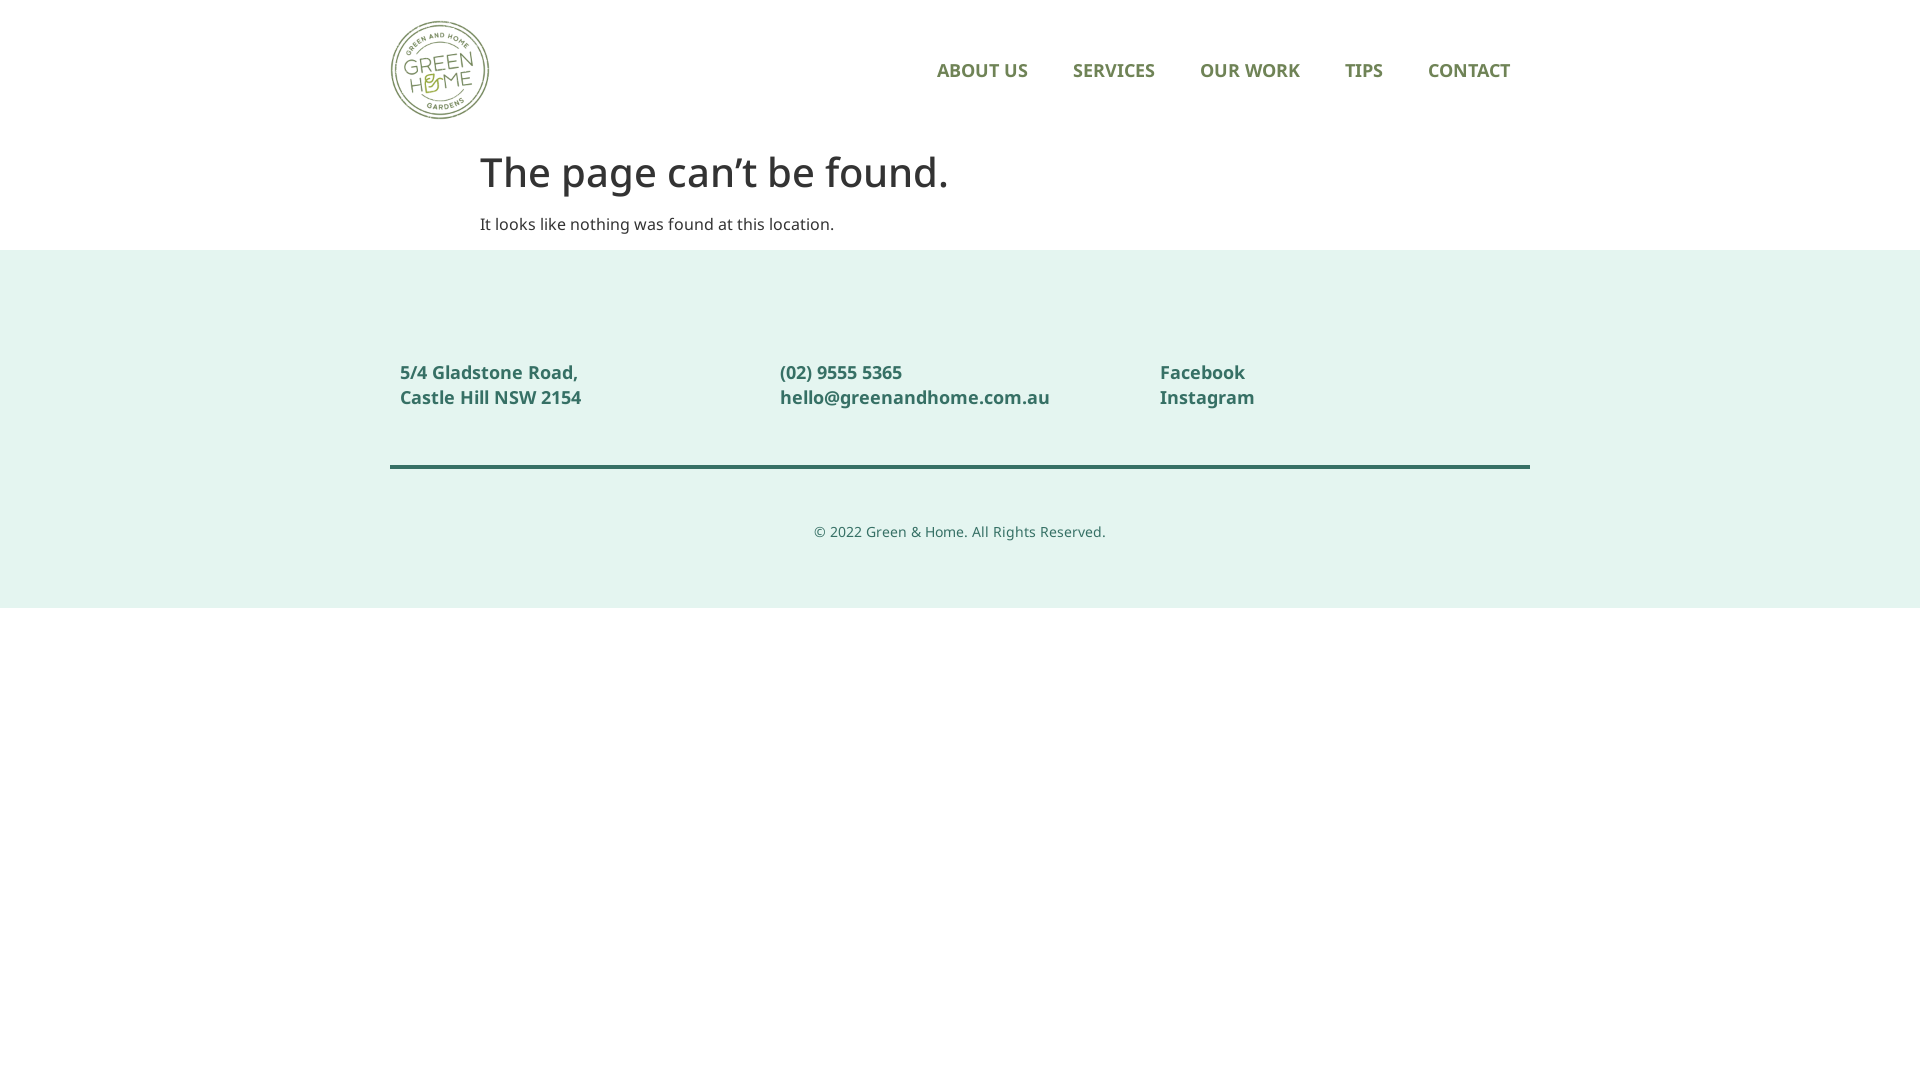 The width and height of the screenshot is (1920, 1080). I want to click on 'Facebook', so click(1201, 371).